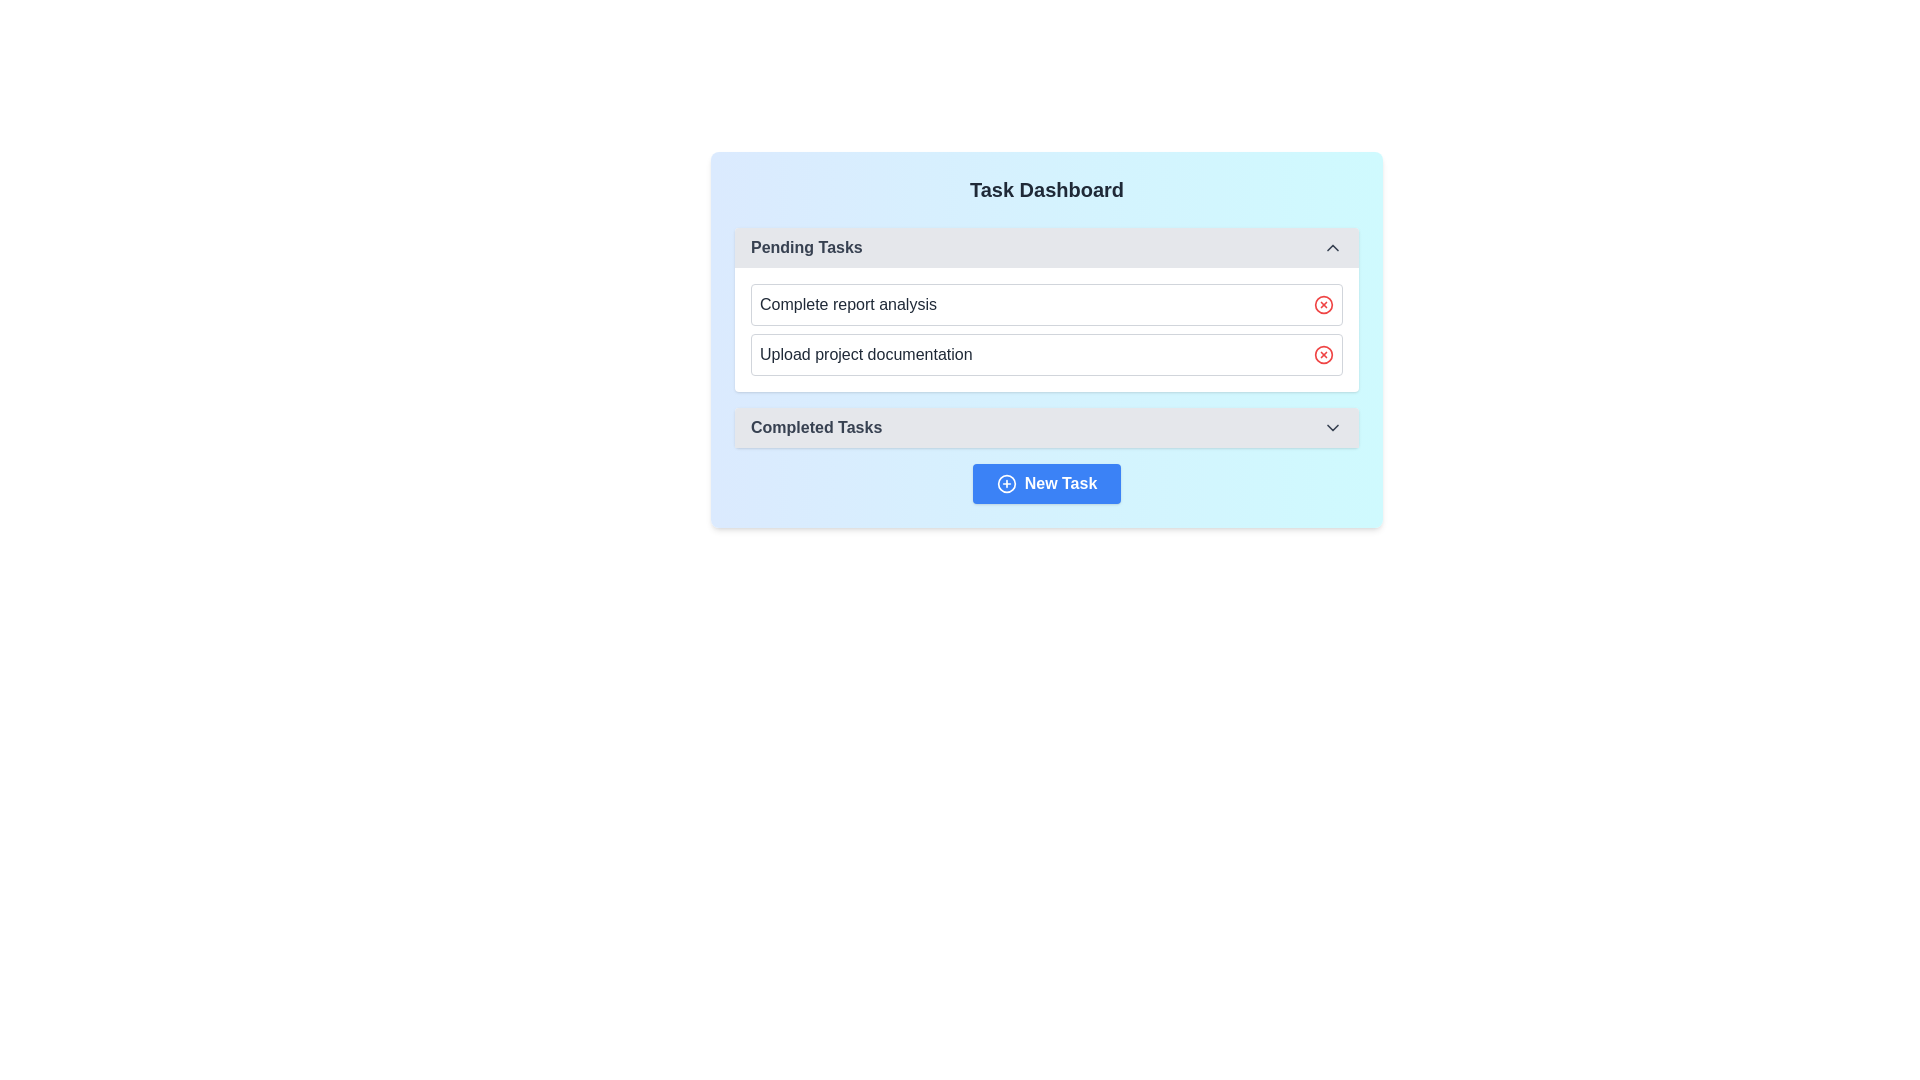 The height and width of the screenshot is (1080, 1920). Describe the element at coordinates (1324, 353) in the screenshot. I see `the delete icon located on the right side of the task entry labeled 'Upload project documentation' in the second row of the 'Pending Tasks' section` at that location.